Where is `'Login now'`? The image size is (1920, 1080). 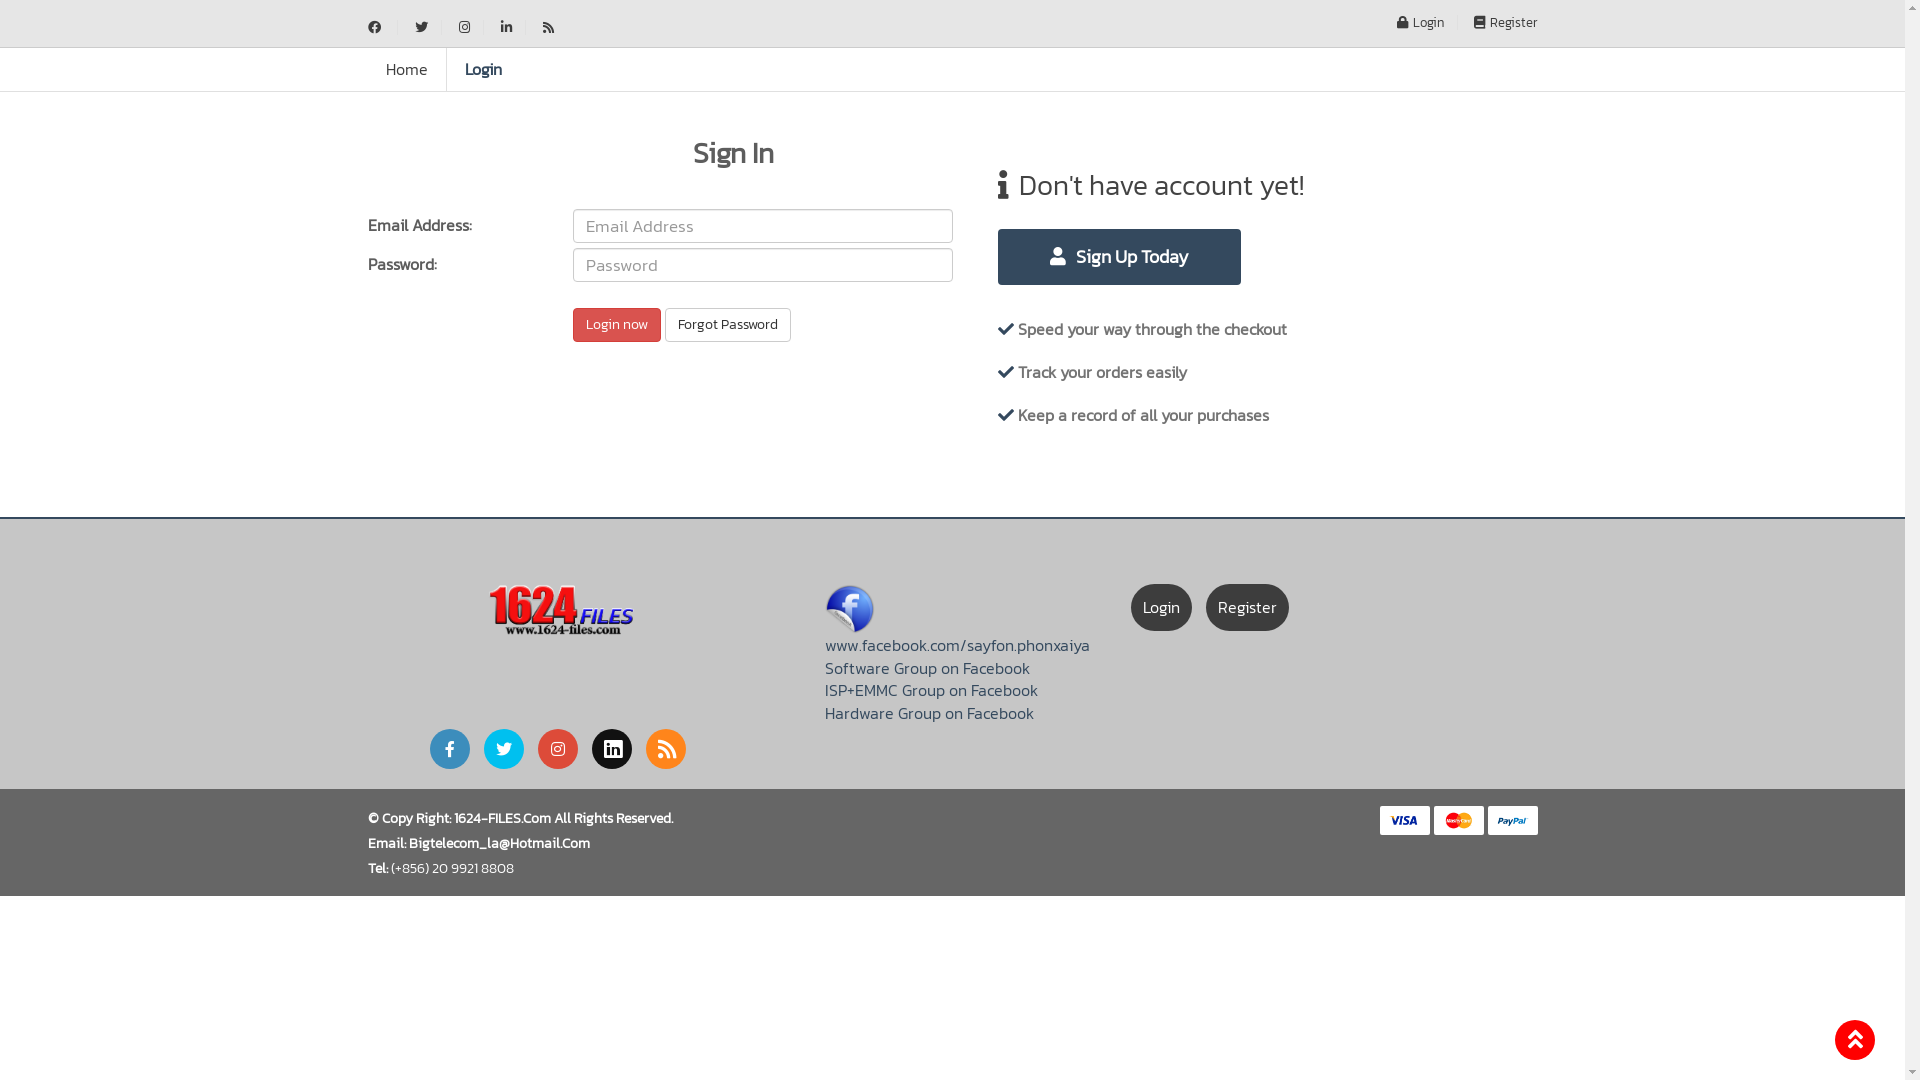
'Login now' is located at coordinates (614, 323).